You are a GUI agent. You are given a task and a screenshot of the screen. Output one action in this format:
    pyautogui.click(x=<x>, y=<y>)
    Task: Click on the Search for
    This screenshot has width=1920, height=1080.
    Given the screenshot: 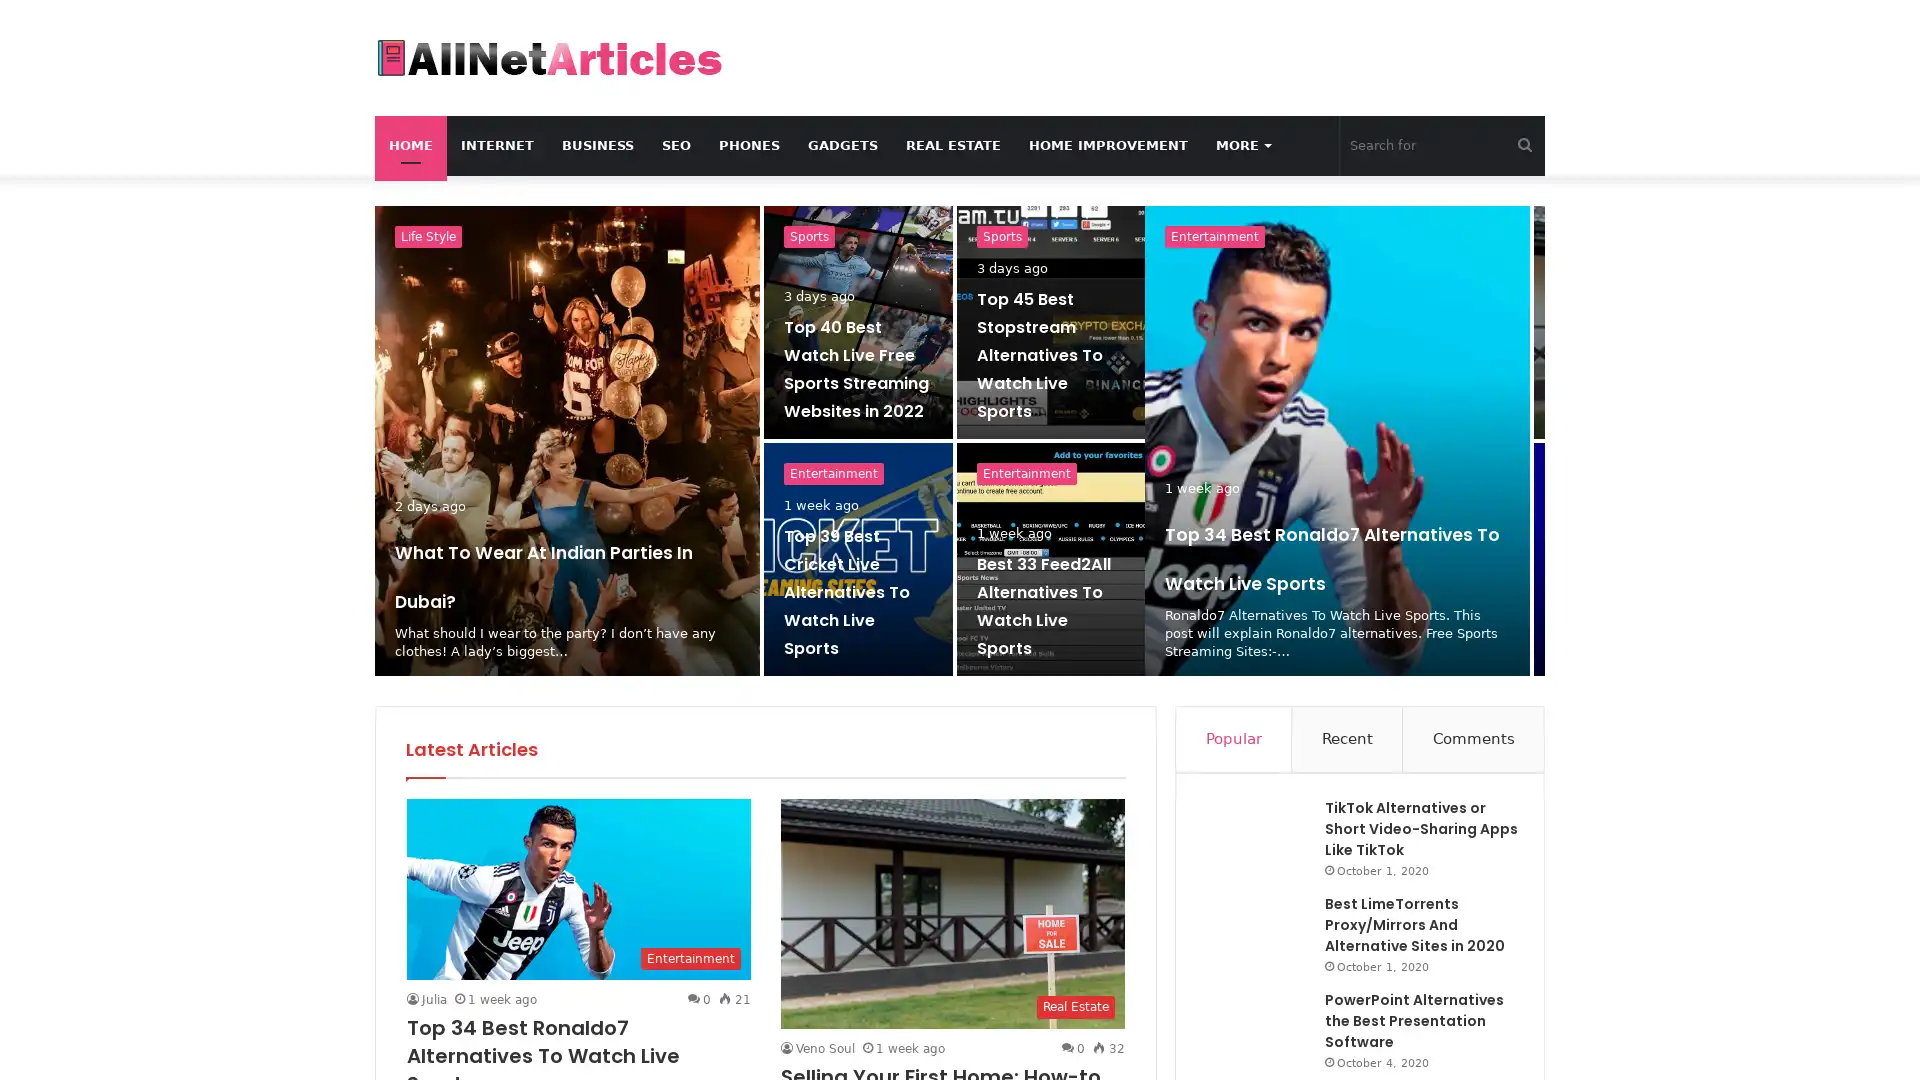 What is the action you would take?
    pyautogui.click(x=1524, y=145)
    